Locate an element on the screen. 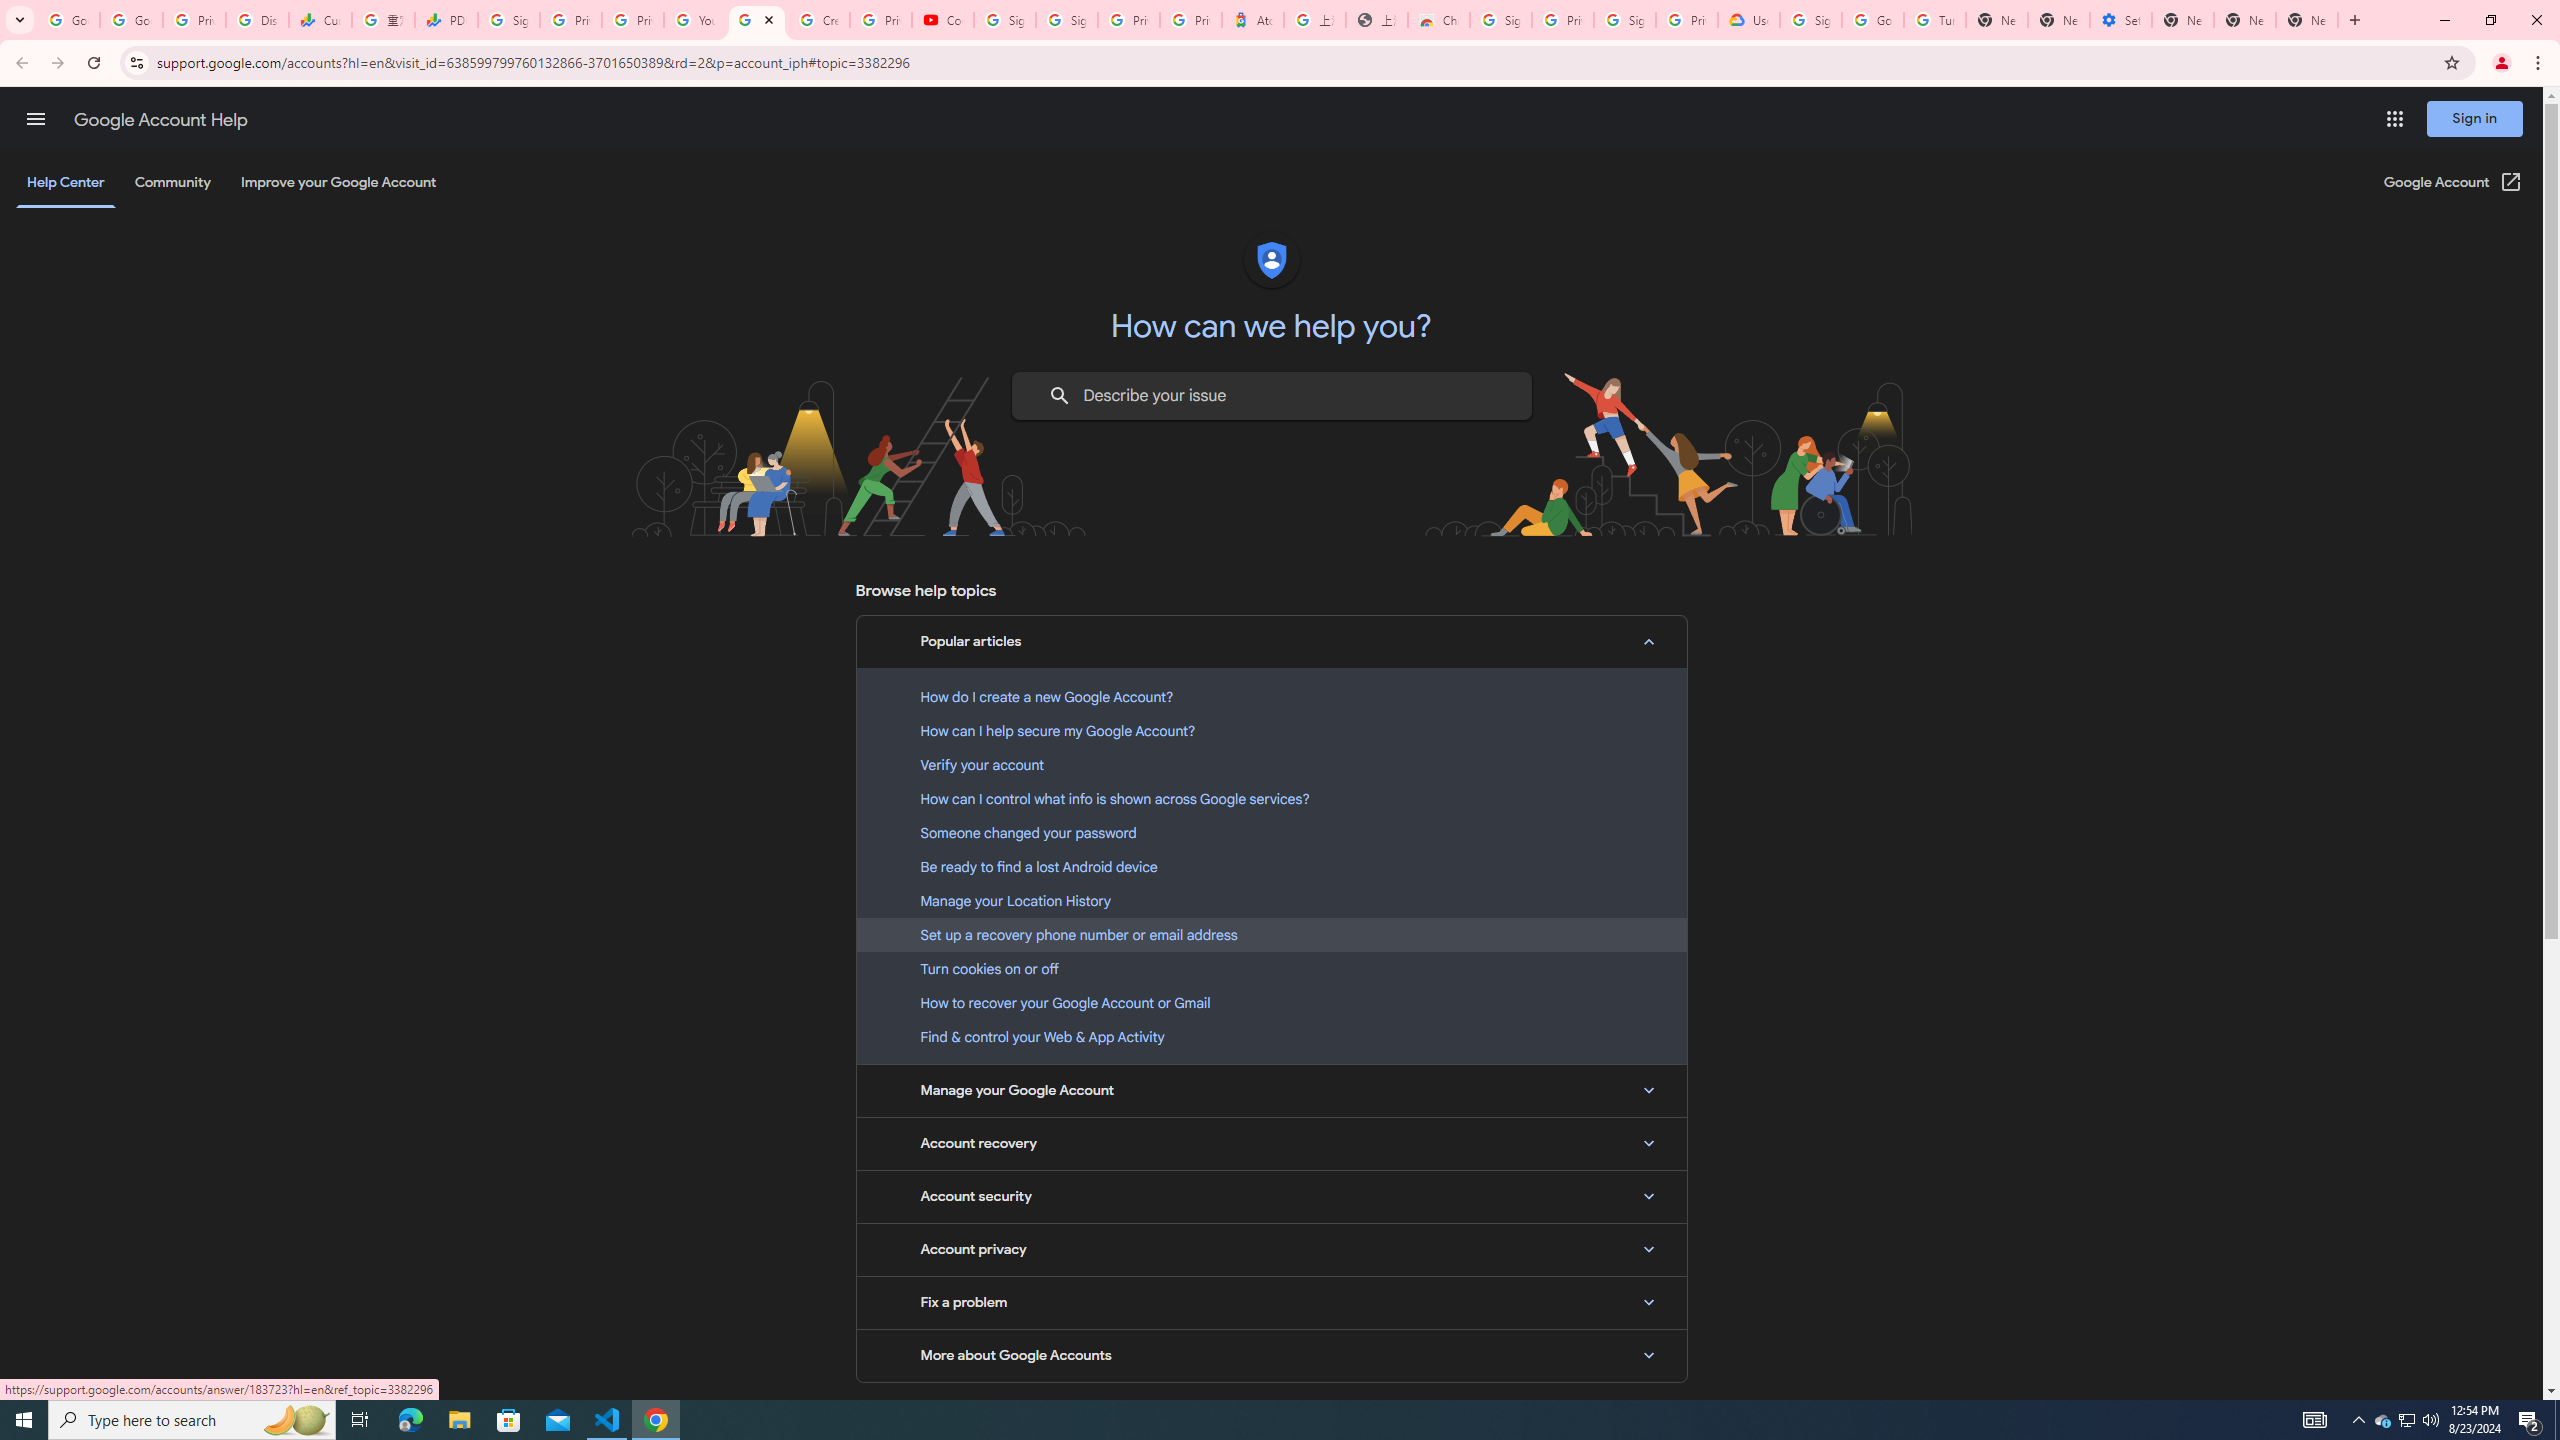 The height and width of the screenshot is (1440, 2560). 'Content Creator Programs & Opportunities - YouTube Creators' is located at coordinates (942, 19).